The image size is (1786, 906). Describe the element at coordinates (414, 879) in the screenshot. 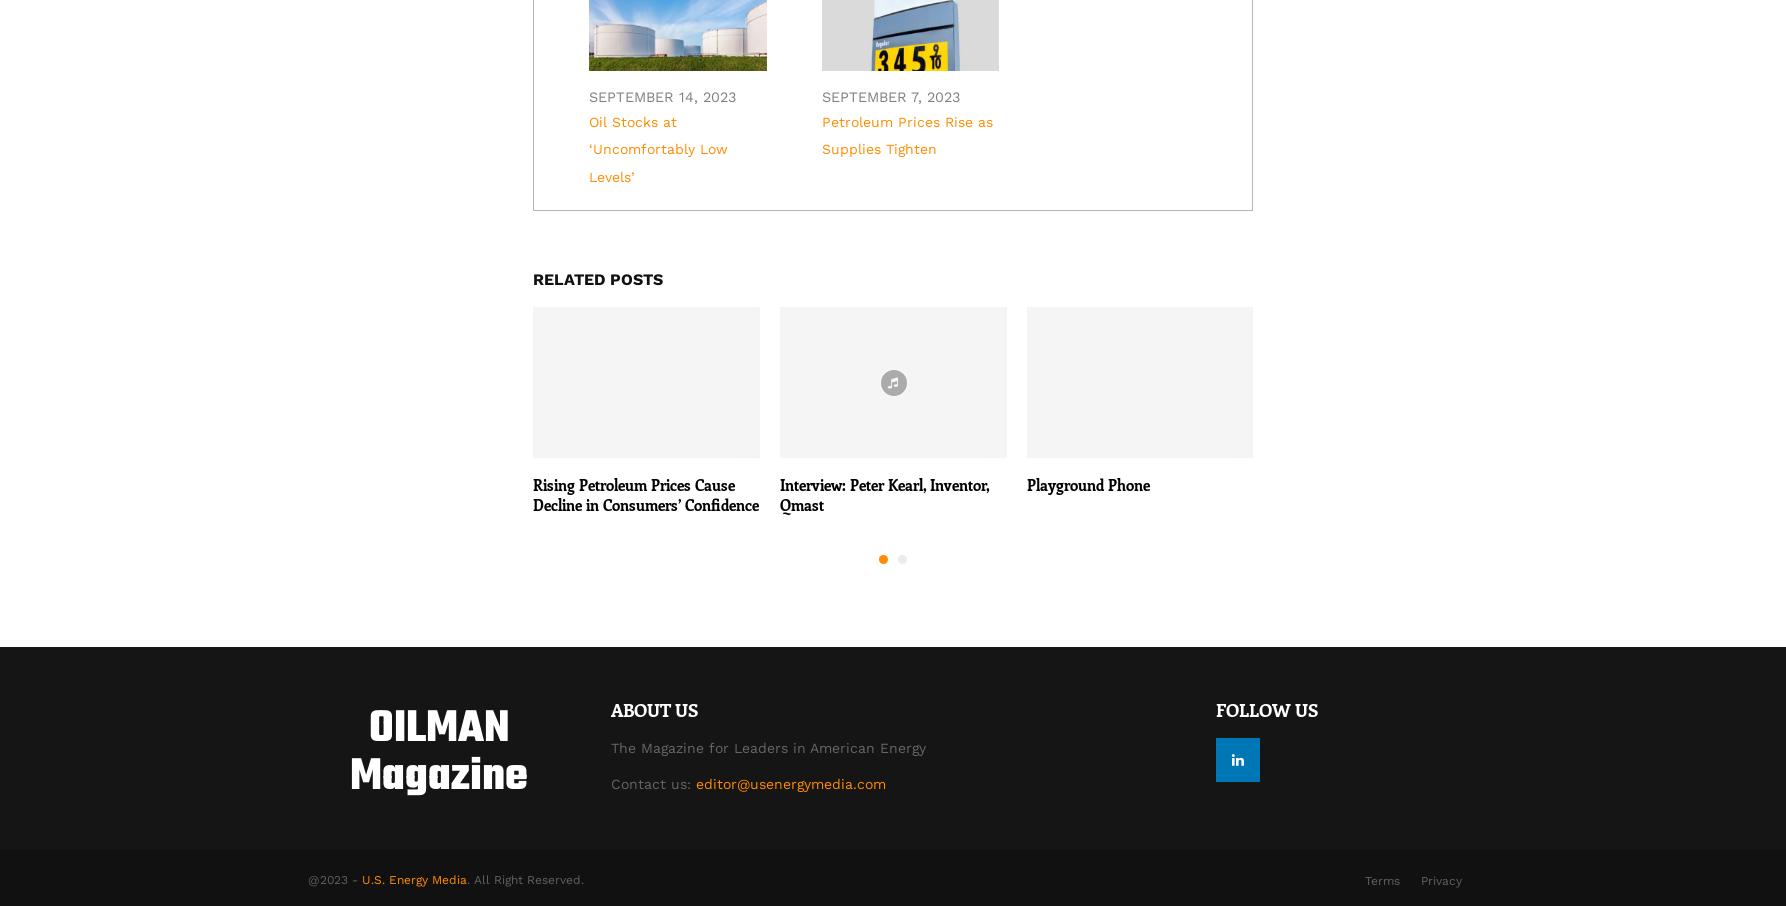

I see `'U.S. Energy Media'` at that location.